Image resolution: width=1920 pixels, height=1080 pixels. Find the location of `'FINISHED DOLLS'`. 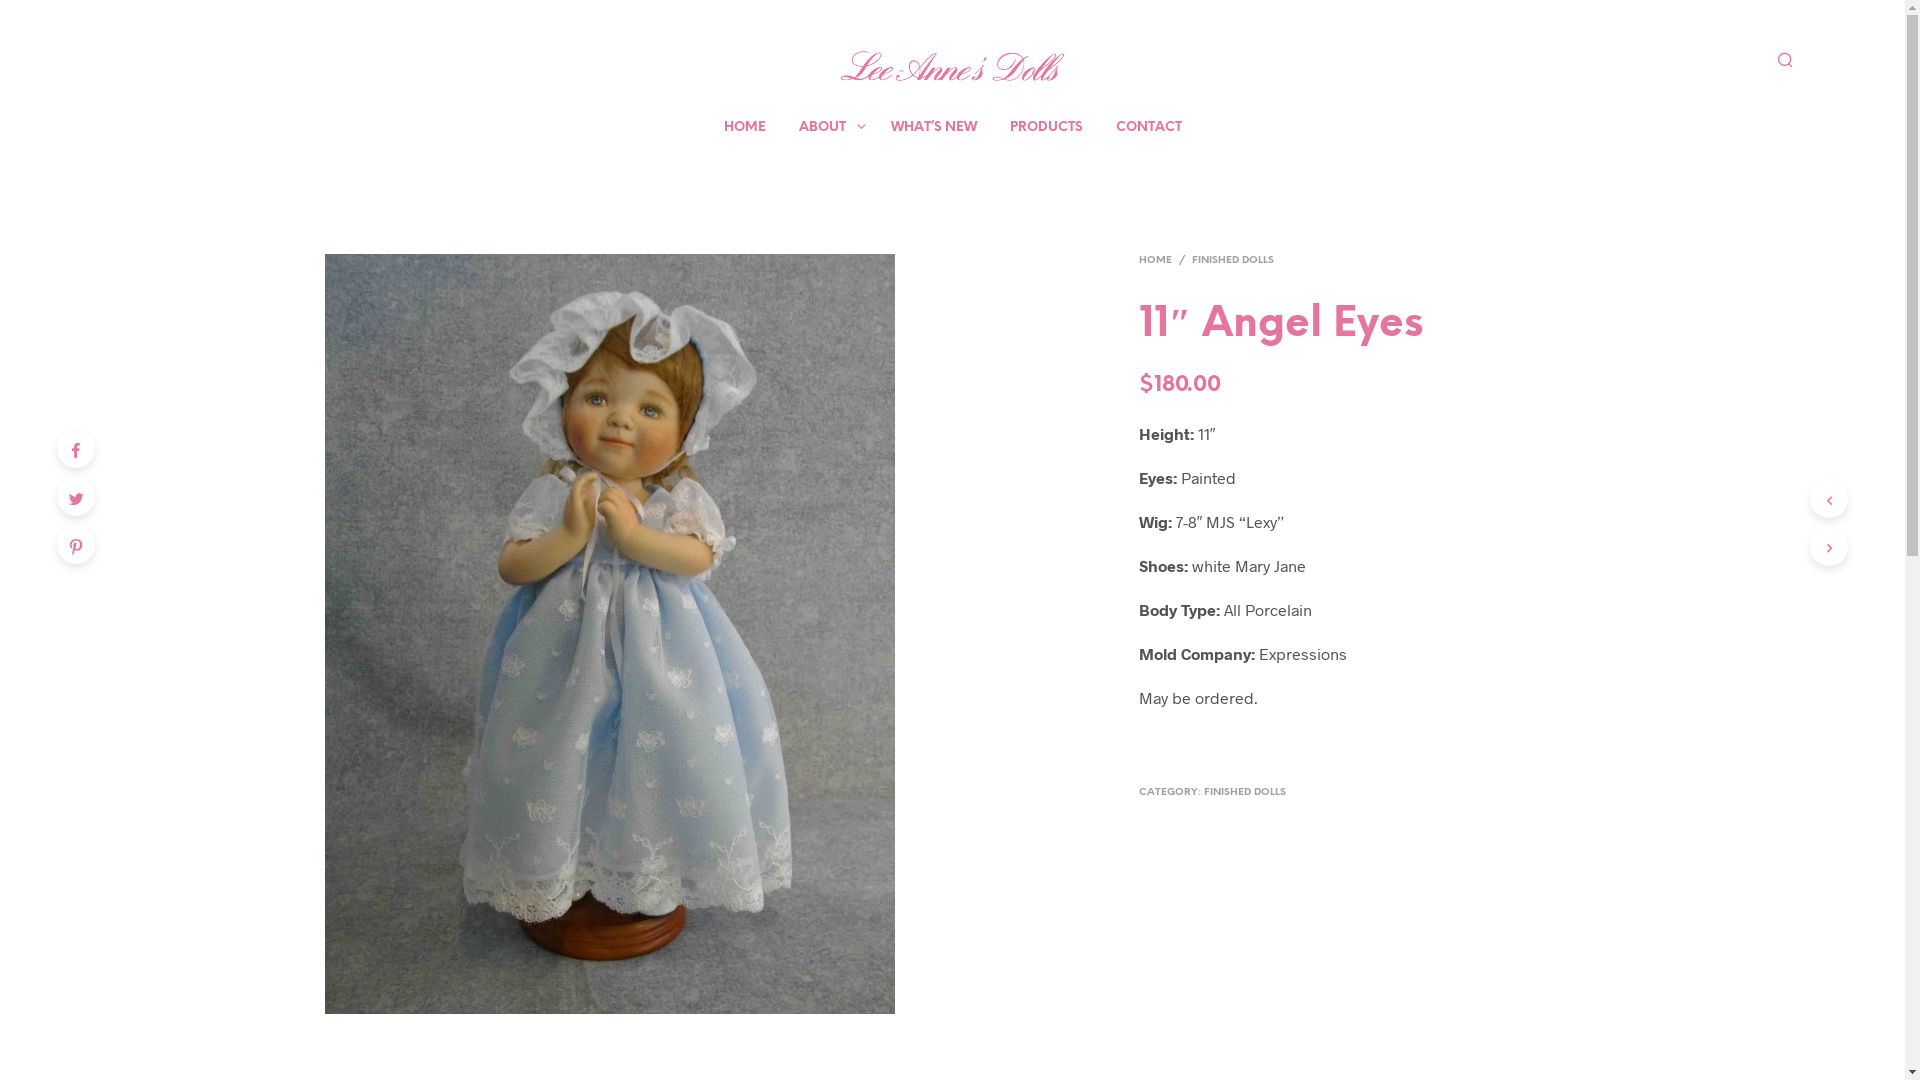

'FINISHED DOLLS' is located at coordinates (1232, 259).